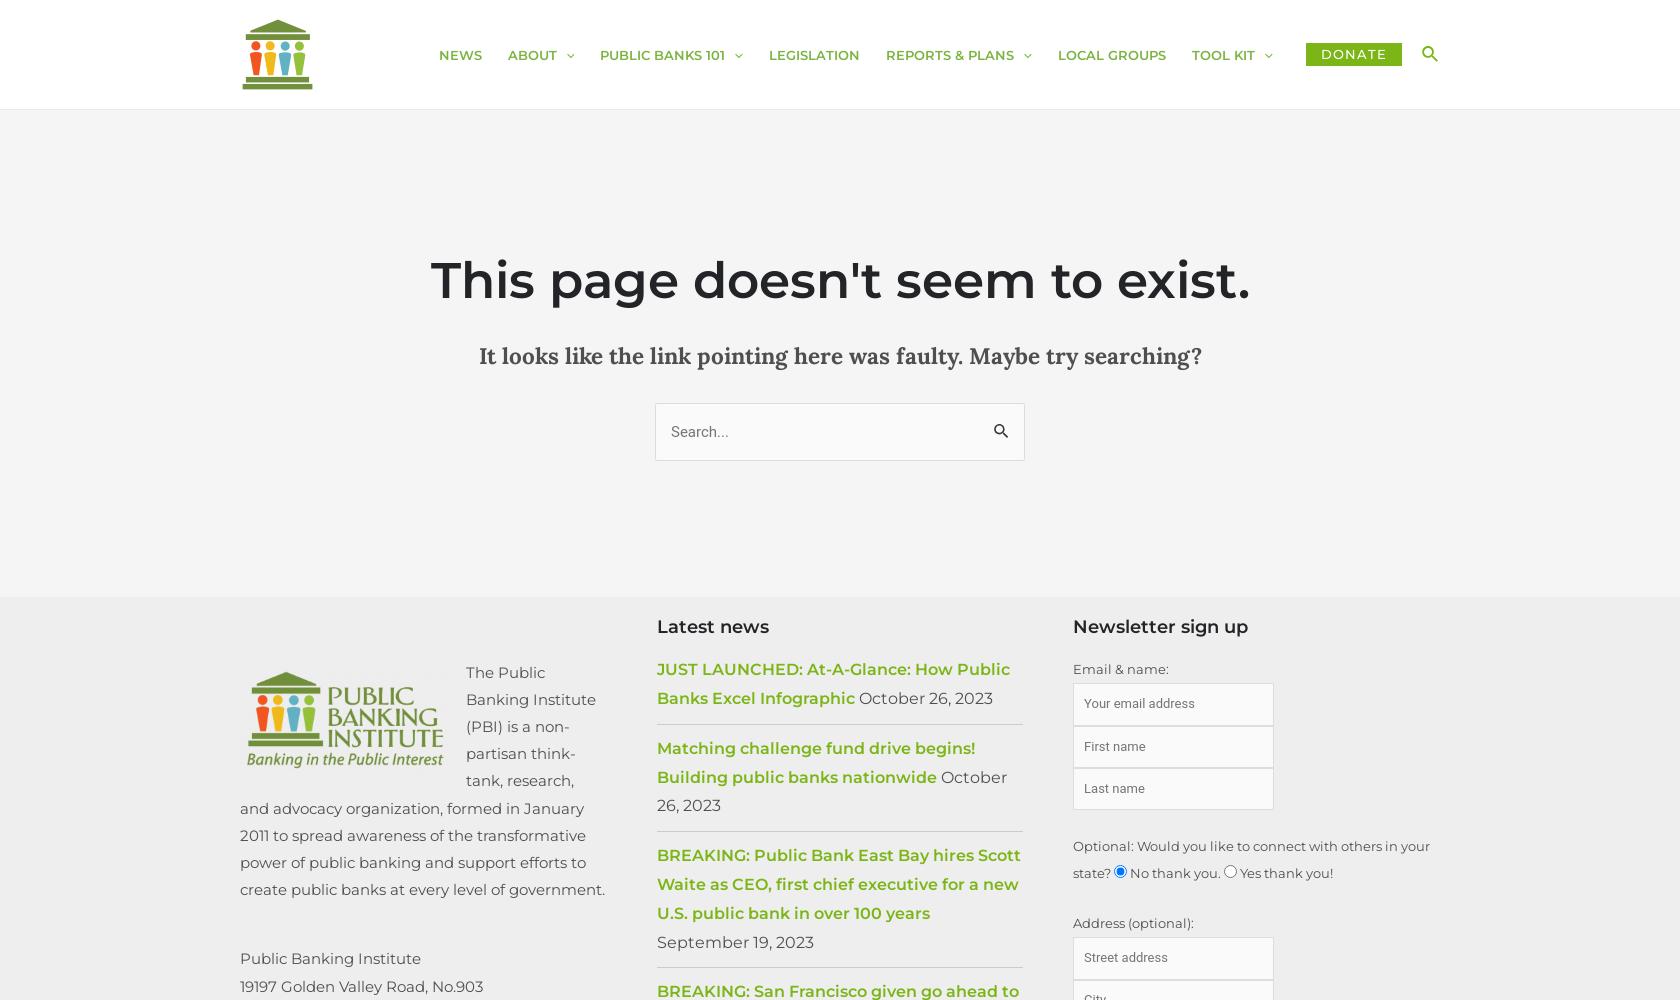 This screenshot has height=1000, width=1680. I want to click on 'Latest news', so click(711, 626).